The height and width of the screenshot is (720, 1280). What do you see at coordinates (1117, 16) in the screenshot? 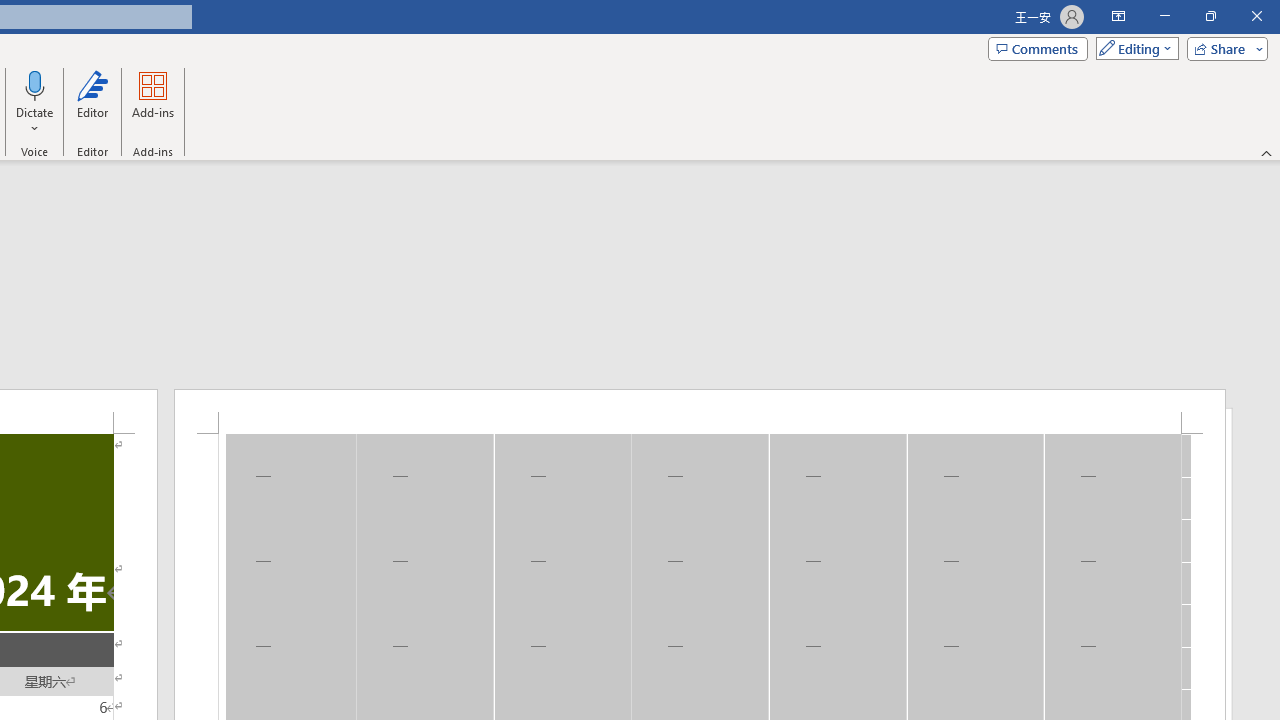
I see `'Ribbon Display Options'` at bounding box center [1117, 16].